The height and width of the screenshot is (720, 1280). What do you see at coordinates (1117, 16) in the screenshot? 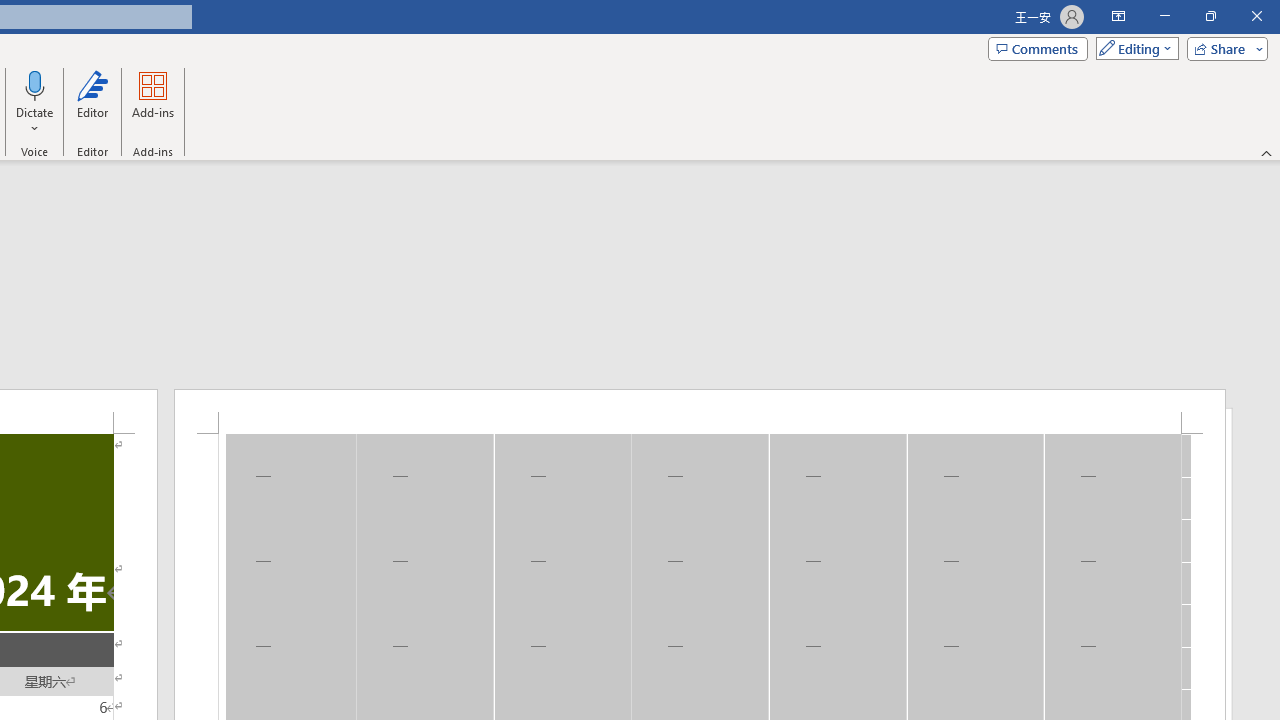
I see `'Ribbon Display Options'` at bounding box center [1117, 16].